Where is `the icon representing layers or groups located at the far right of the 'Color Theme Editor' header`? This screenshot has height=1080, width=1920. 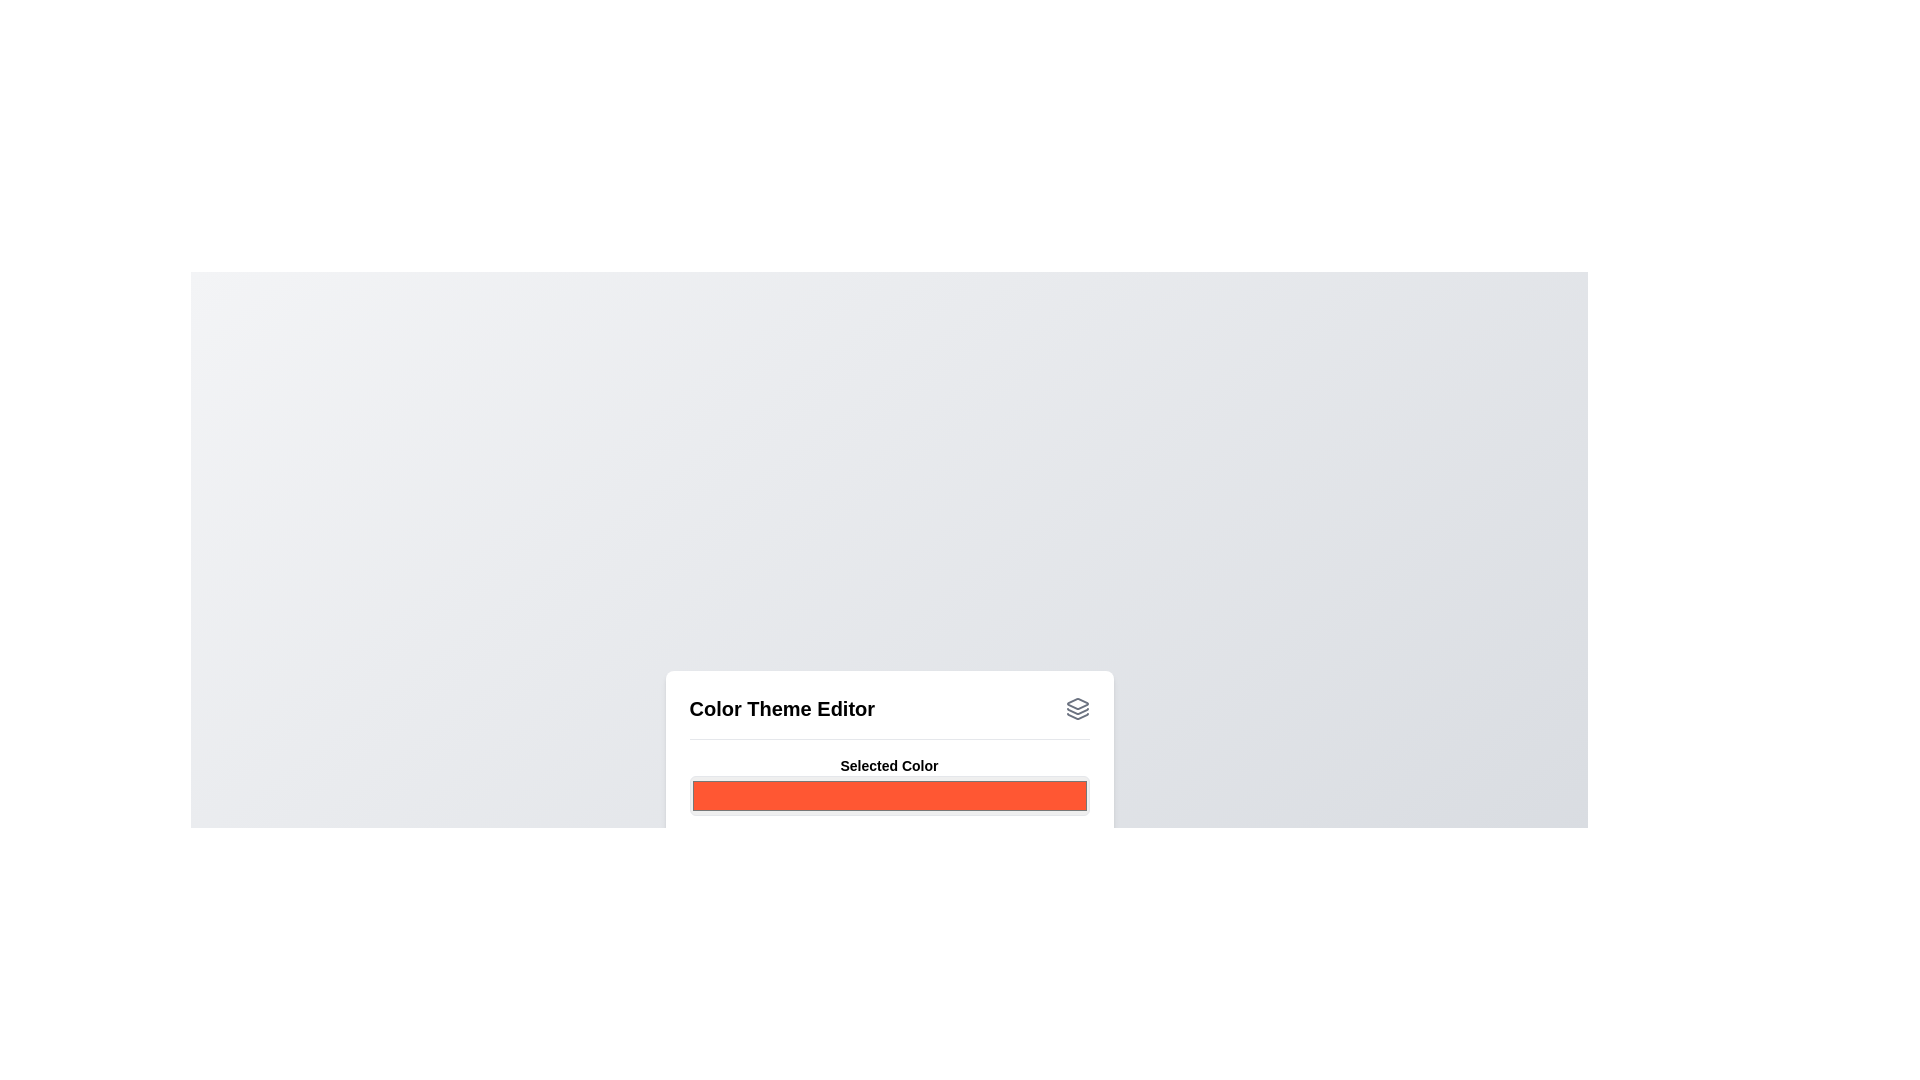 the icon representing layers or groups located at the far right of the 'Color Theme Editor' header is located at coordinates (1076, 707).